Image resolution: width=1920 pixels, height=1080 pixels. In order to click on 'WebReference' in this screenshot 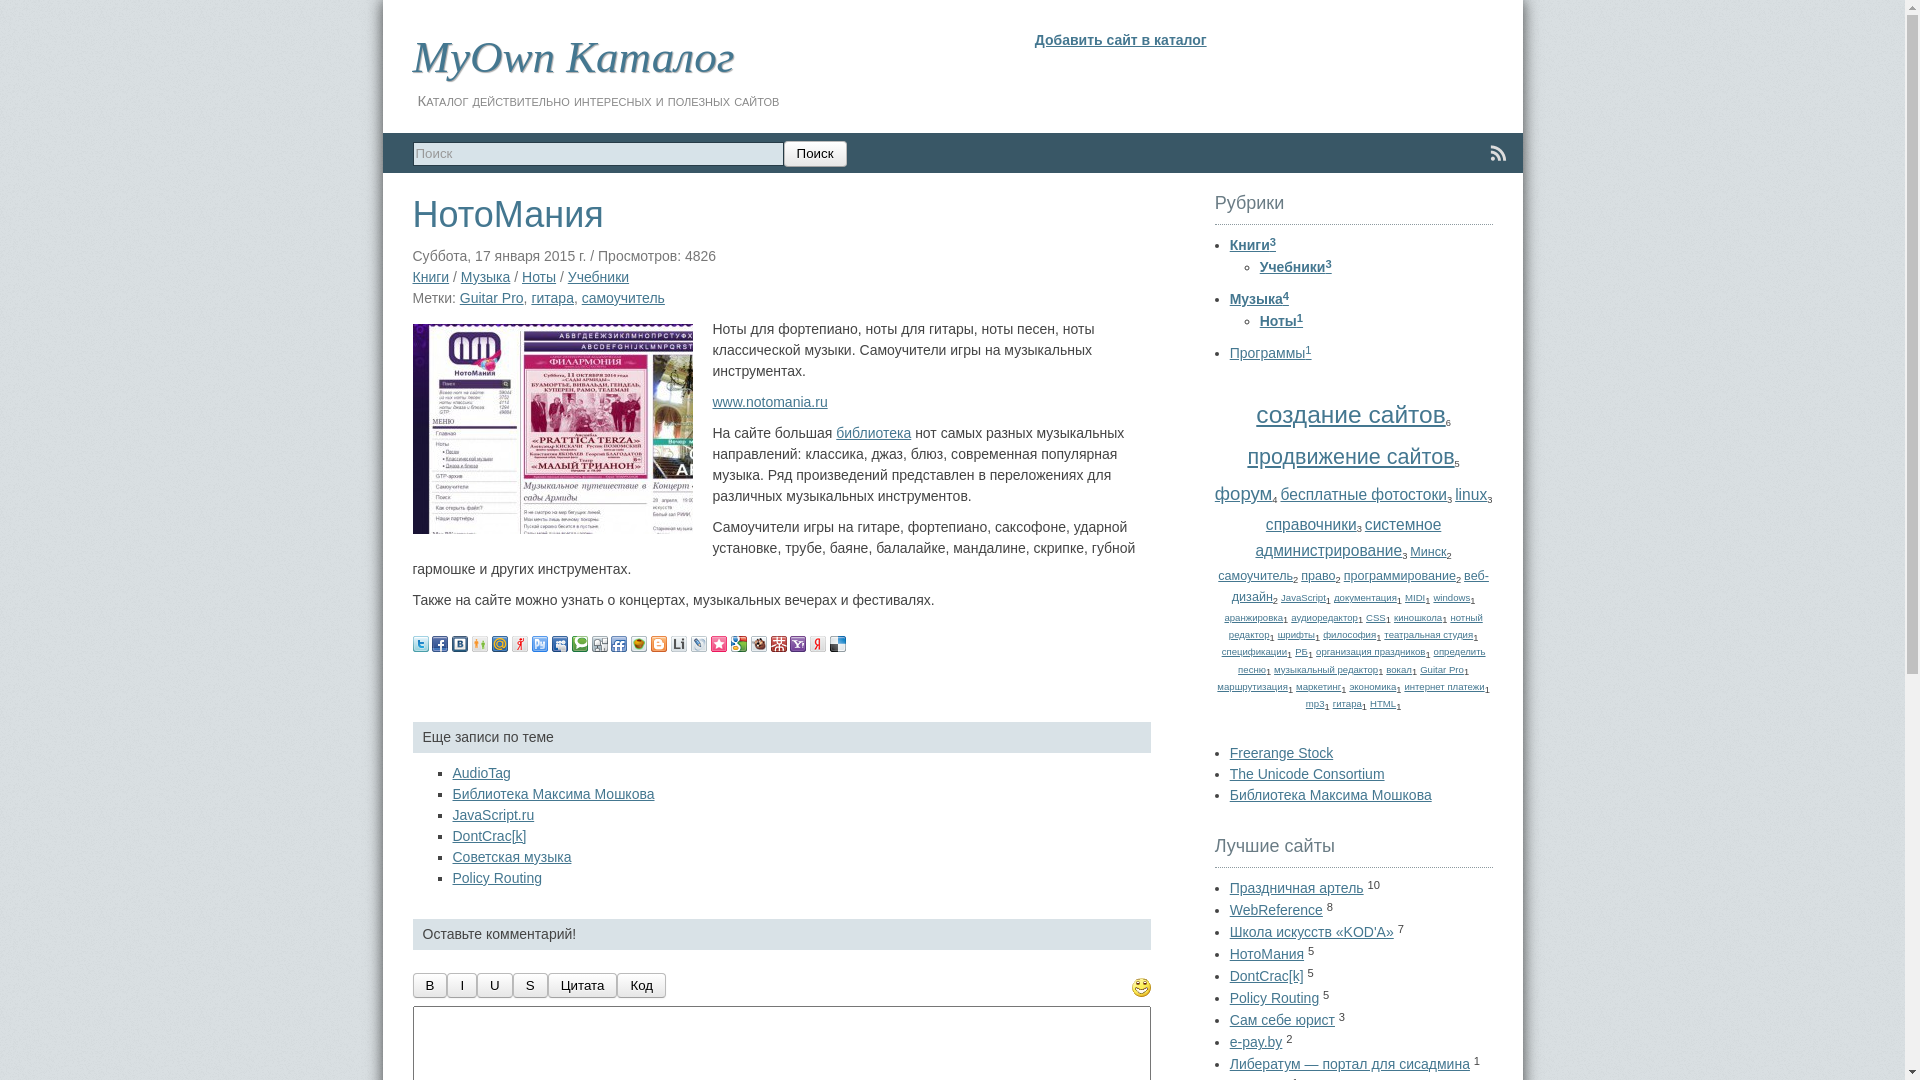, I will do `click(1275, 910)`.